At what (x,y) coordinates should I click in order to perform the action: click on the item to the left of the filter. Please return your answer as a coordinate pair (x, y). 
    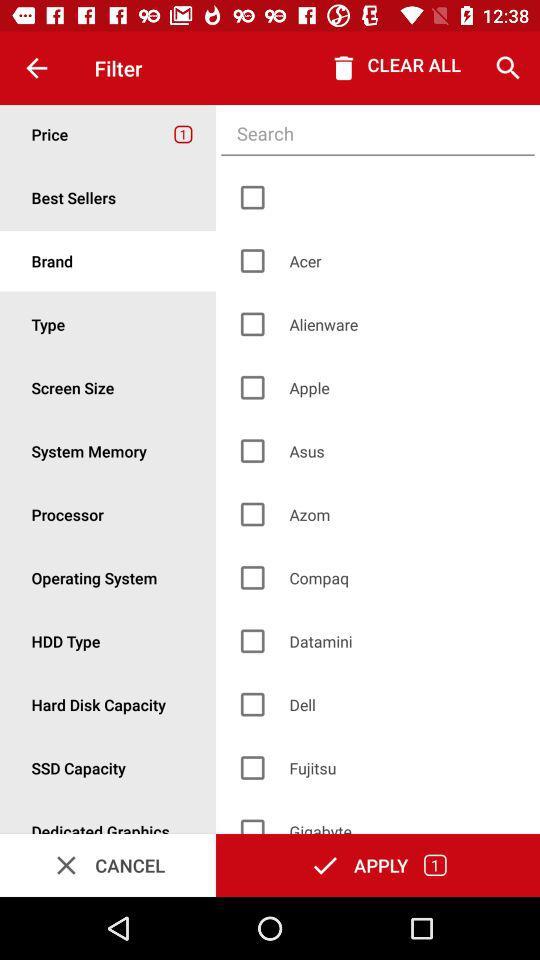
    Looking at the image, I should click on (36, 68).